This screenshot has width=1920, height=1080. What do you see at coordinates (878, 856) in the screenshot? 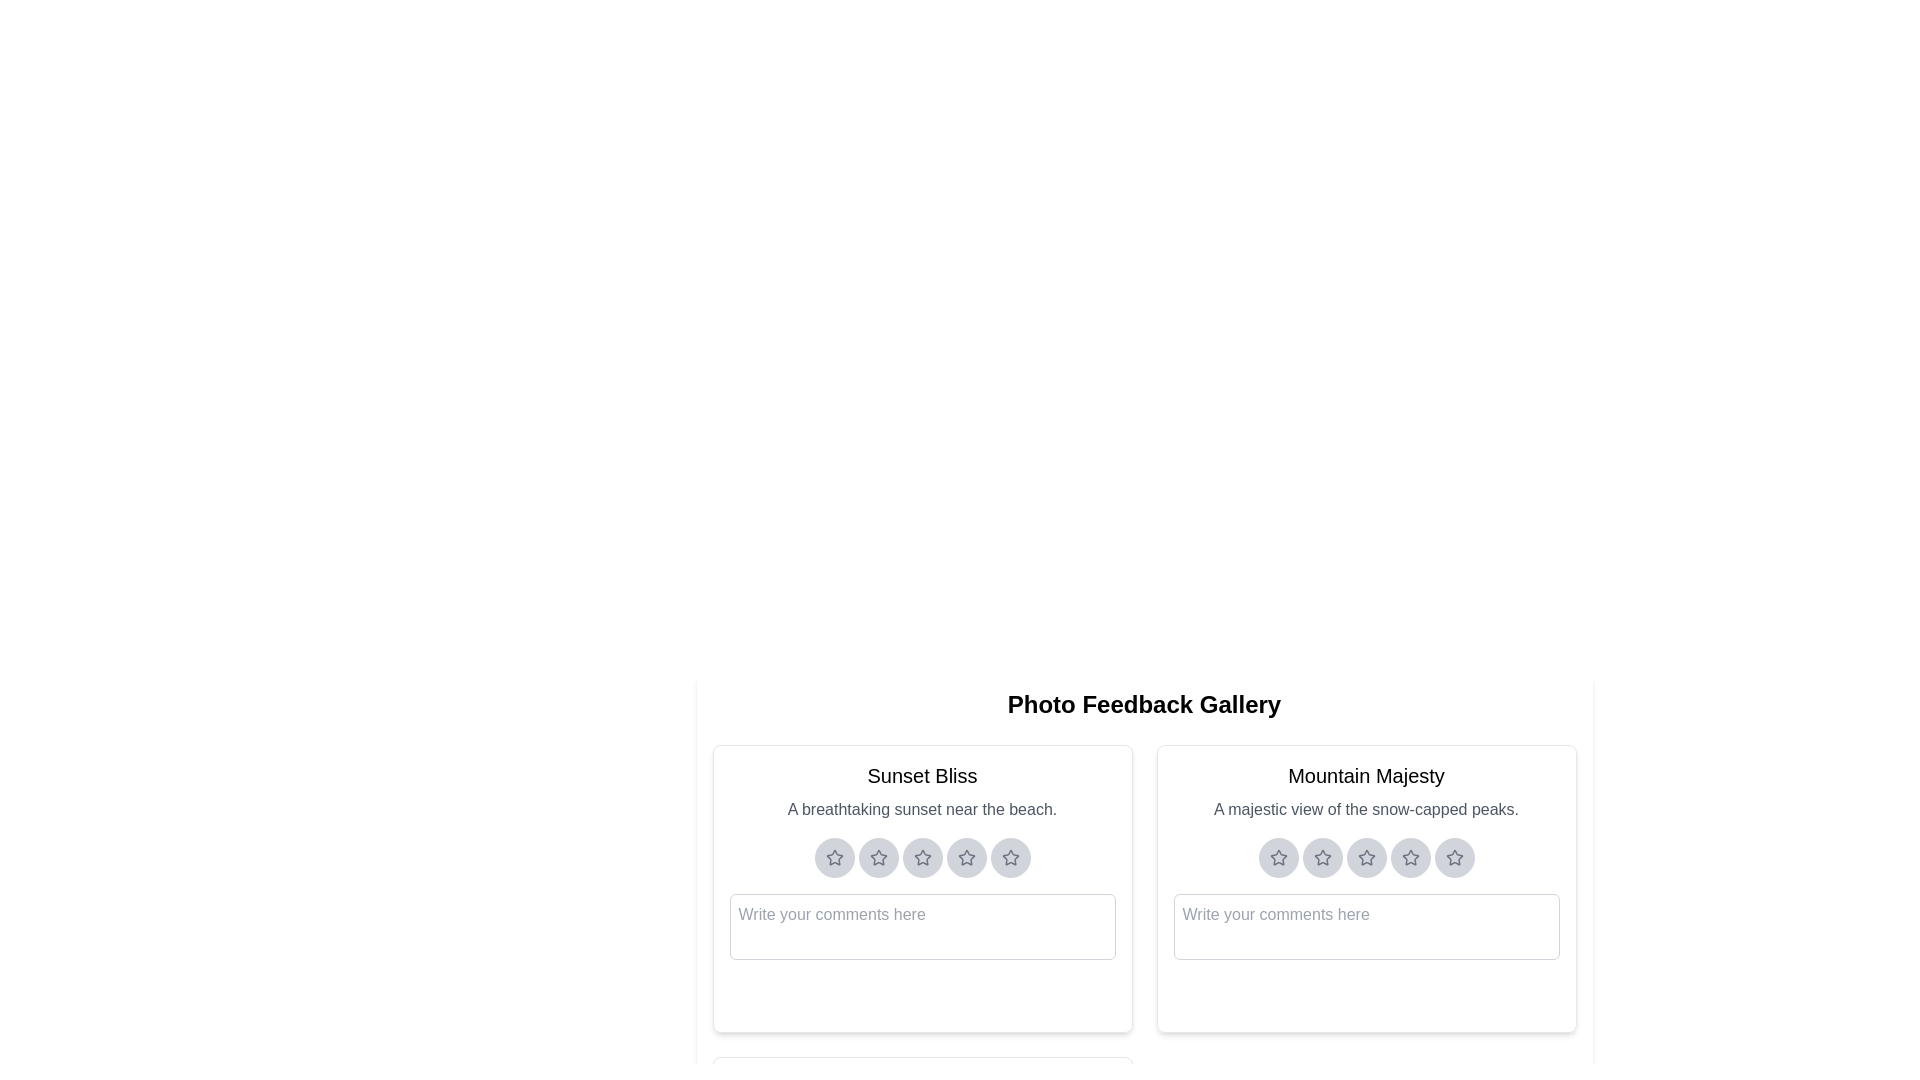
I see `the second Rating Button, which is a circular button with a light gray background and a star icon in the center, located beneath the 'Sunset Bliss' section` at bounding box center [878, 856].